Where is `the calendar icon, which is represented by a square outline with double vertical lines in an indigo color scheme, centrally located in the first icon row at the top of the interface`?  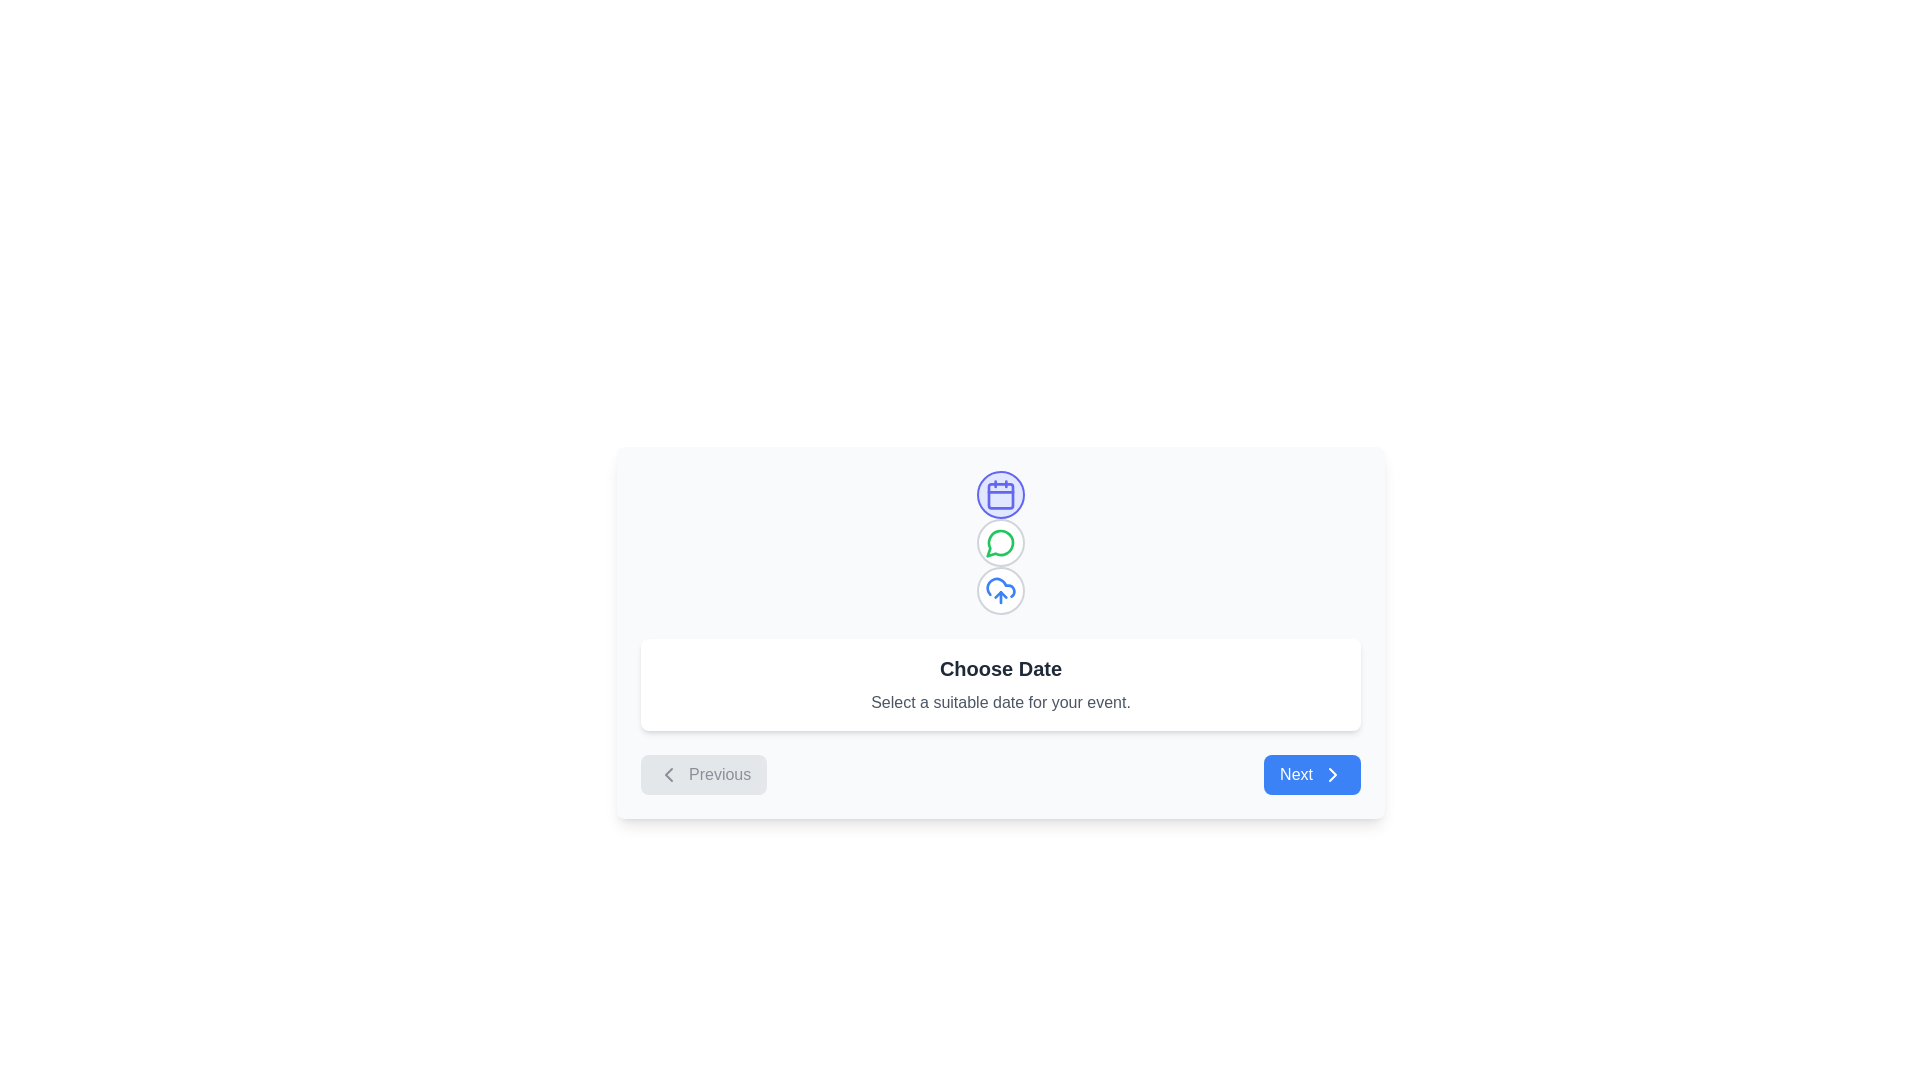 the calendar icon, which is represented by a square outline with double vertical lines in an indigo color scheme, centrally located in the first icon row at the top of the interface is located at coordinates (1001, 494).